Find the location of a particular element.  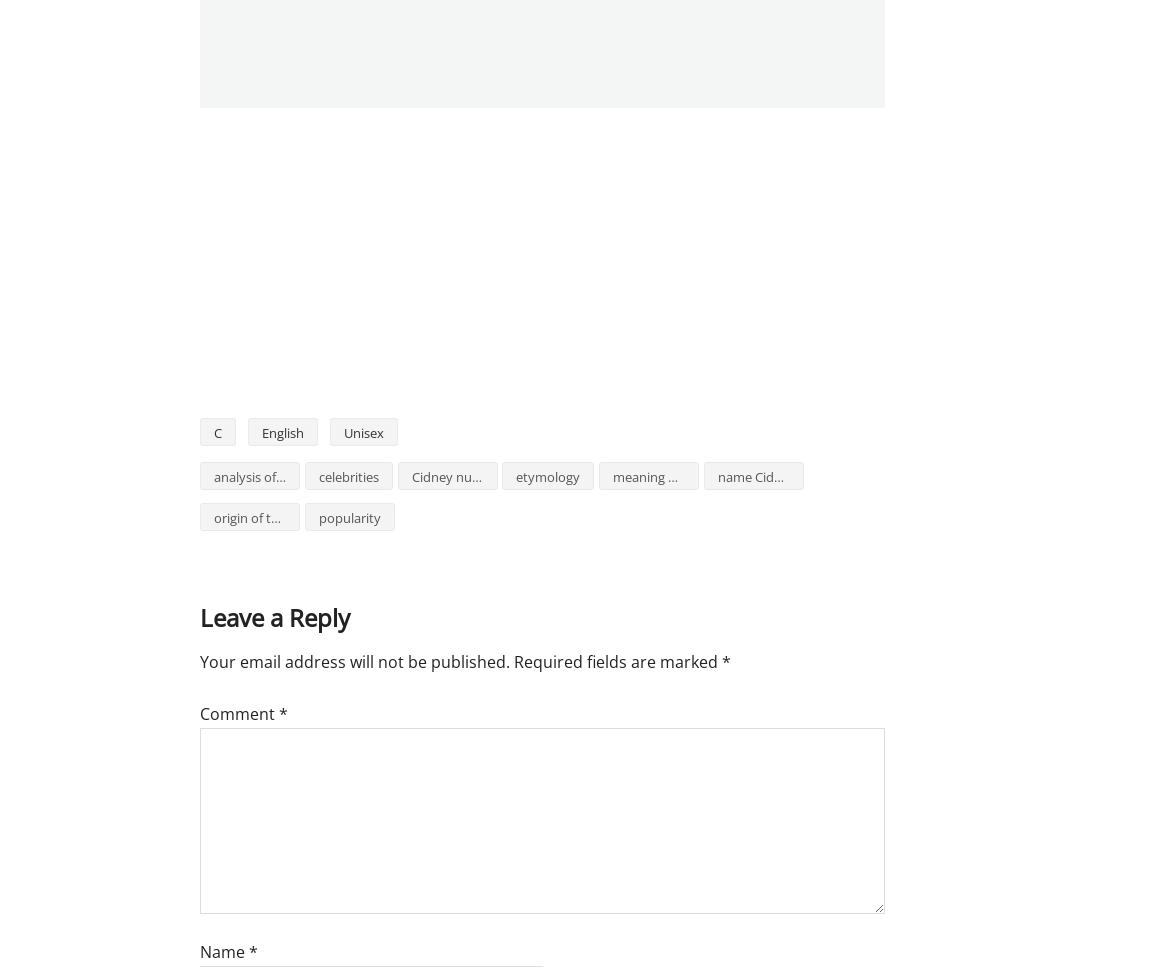

'celebrities' is located at coordinates (317, 477).